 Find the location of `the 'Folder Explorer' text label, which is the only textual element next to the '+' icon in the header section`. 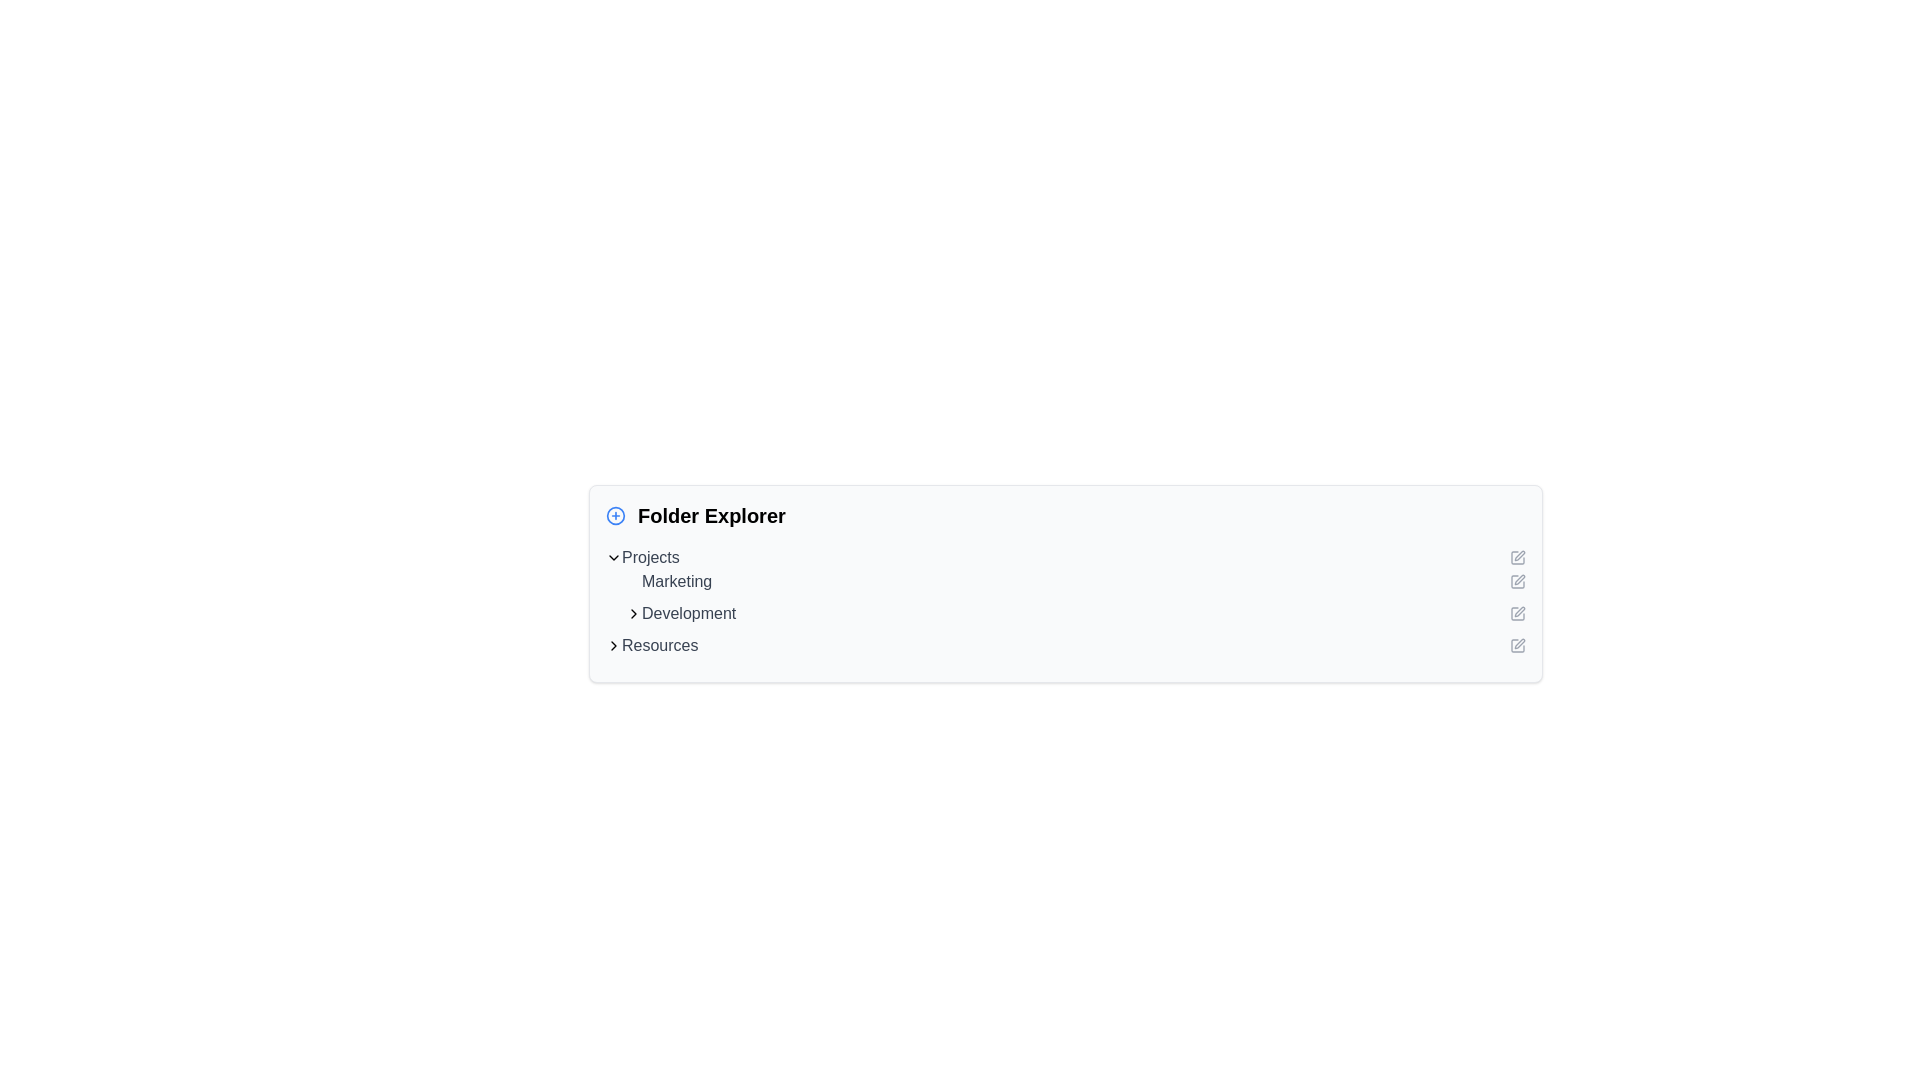

the 'Folder Explorer' text label, which is the only textual element next to the '+' icon in the header section is located at coordinates (711, 515).